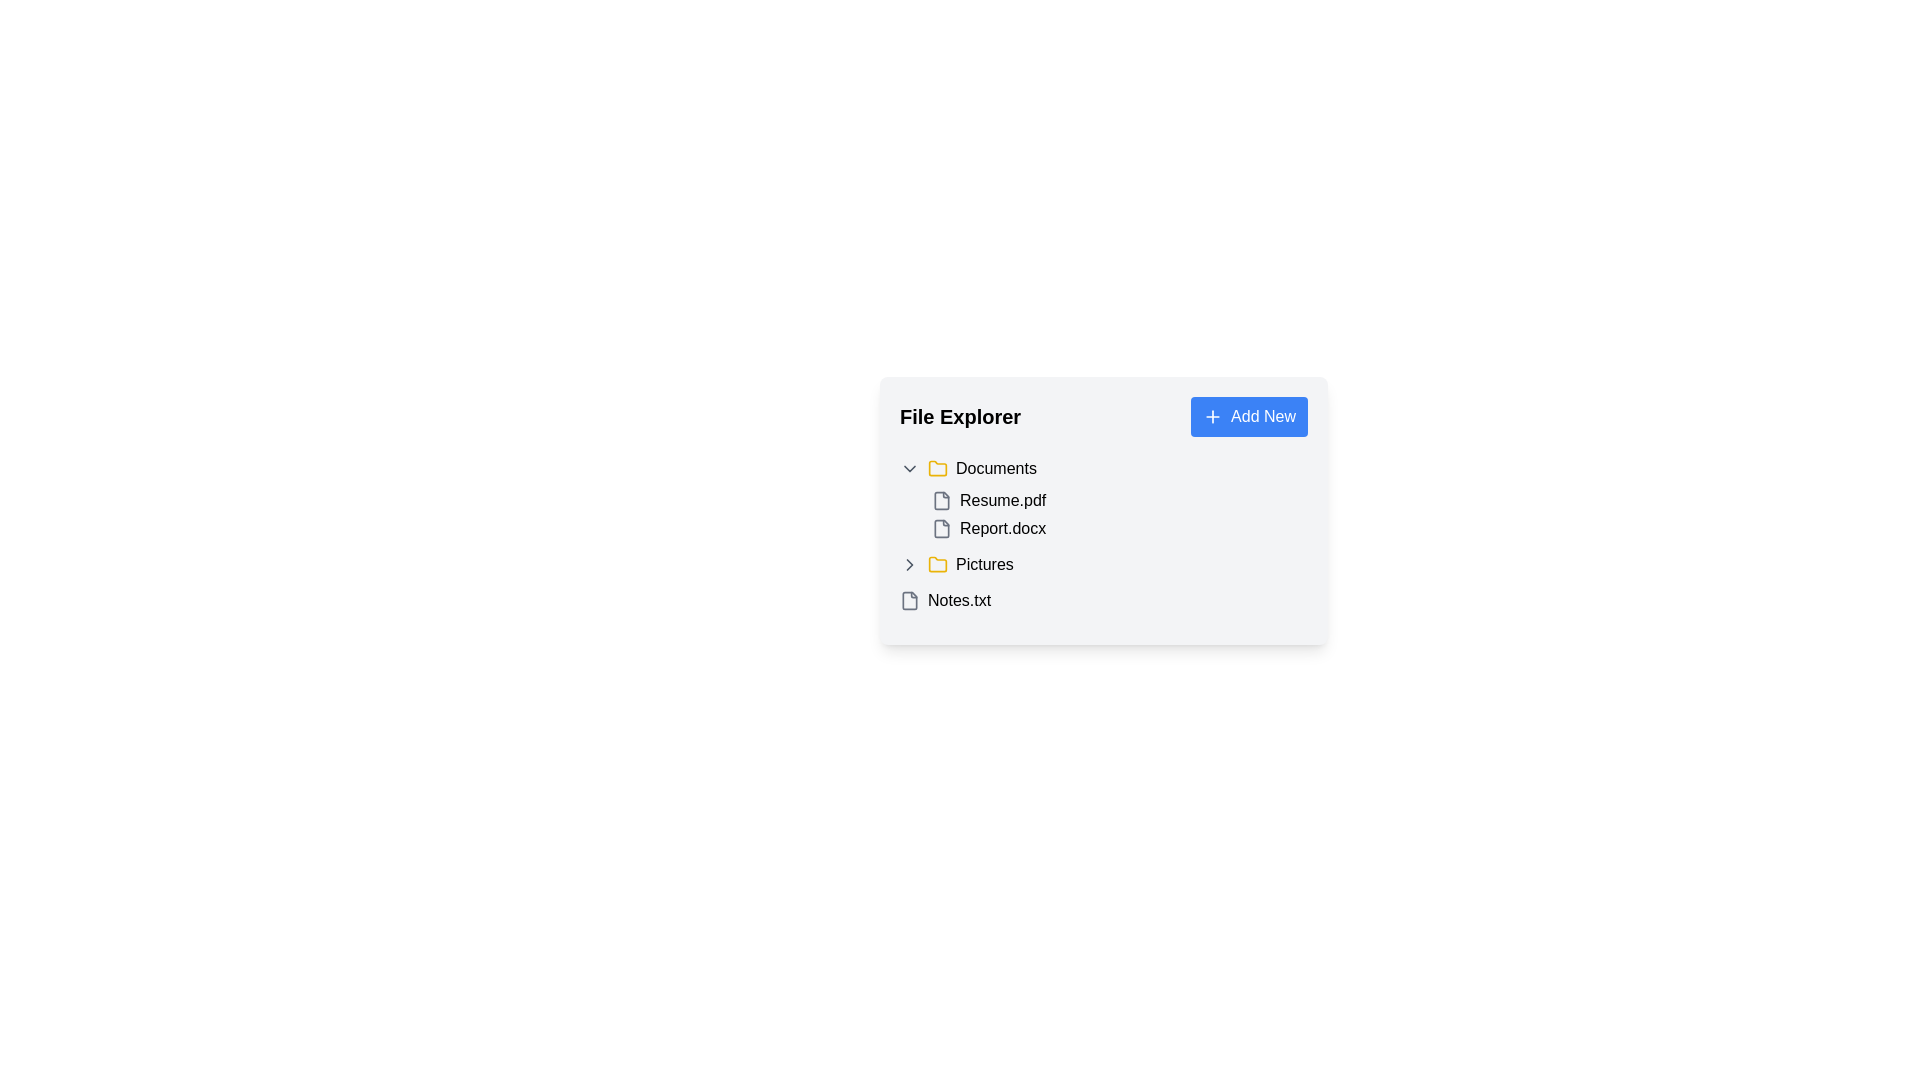  What do you see at coordinates (1103, 497) in the screenshot?
I see `the 'Documents' folder` at bounding box center [1103, 497].